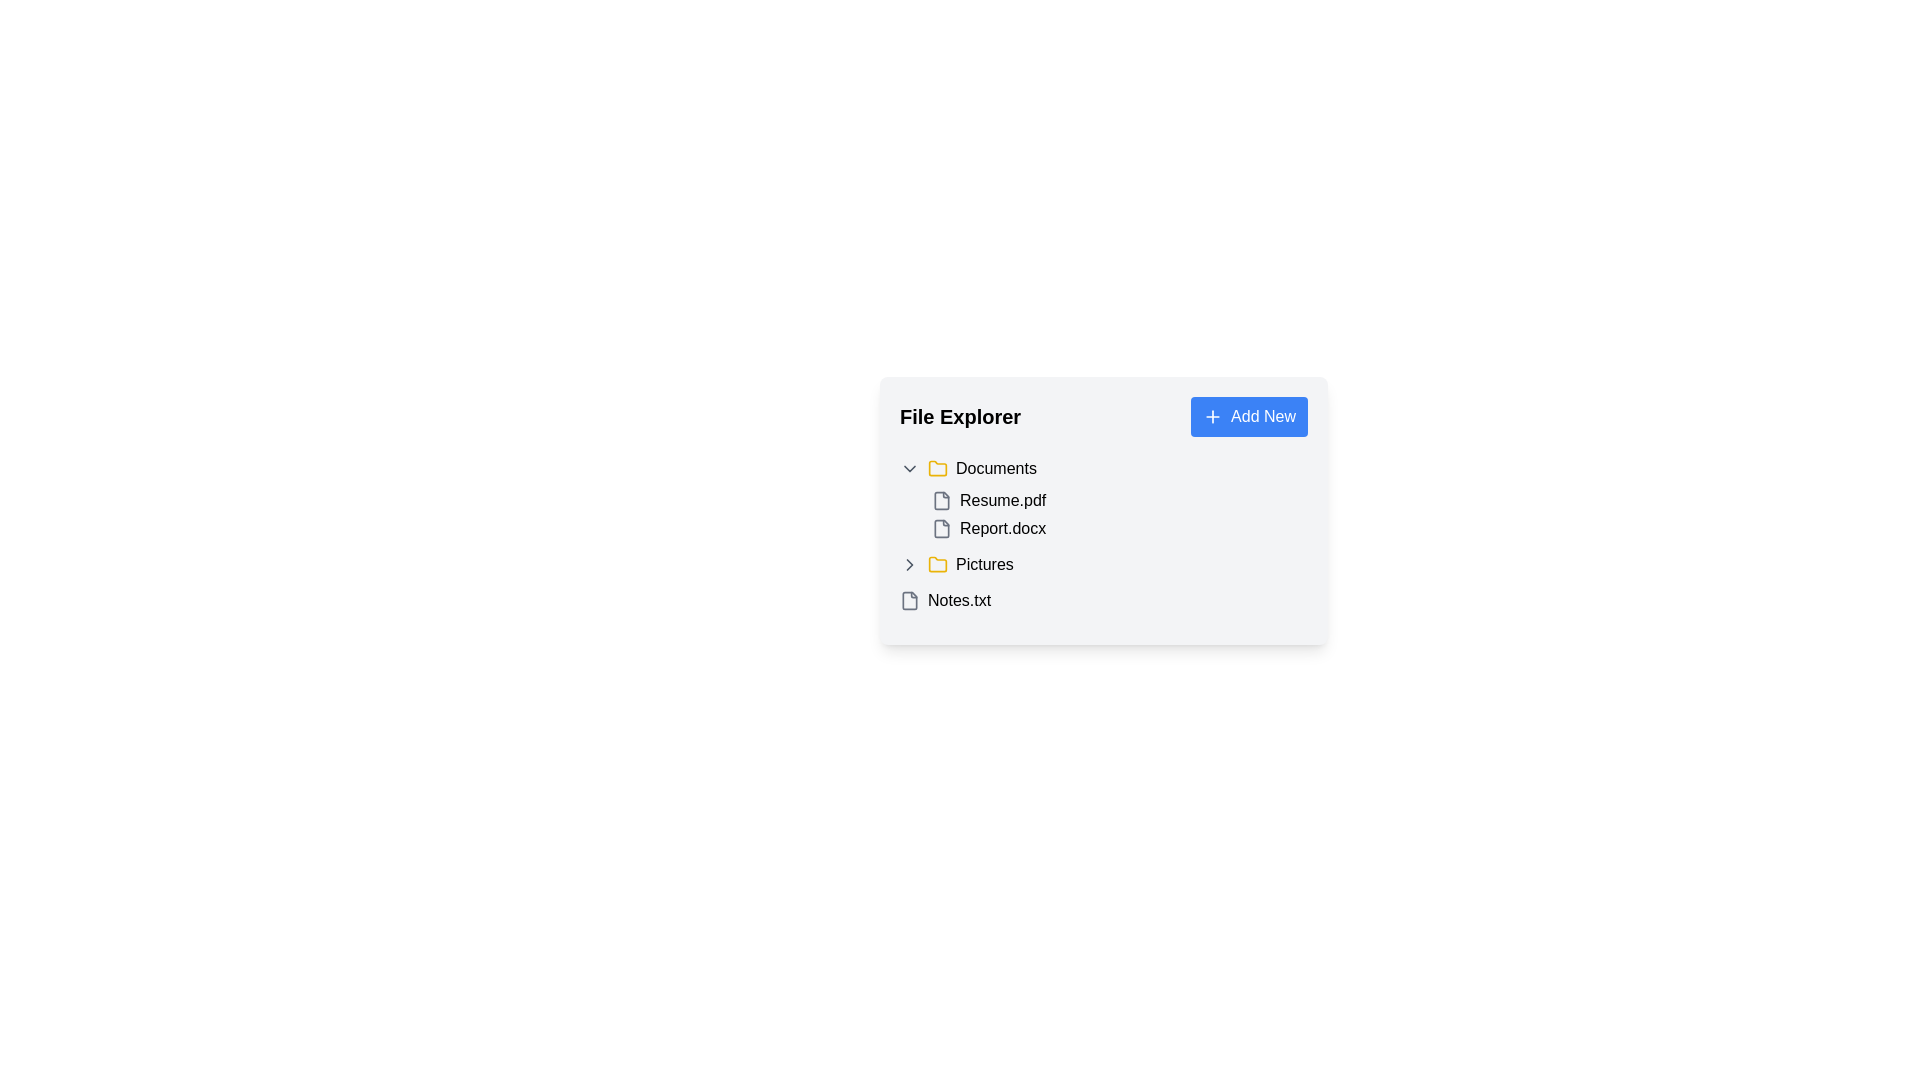  What do you see at coordinates (1103, 497) in the screenshot?
I see `the 'Documents' folder` at bounding box center [1103, 497].